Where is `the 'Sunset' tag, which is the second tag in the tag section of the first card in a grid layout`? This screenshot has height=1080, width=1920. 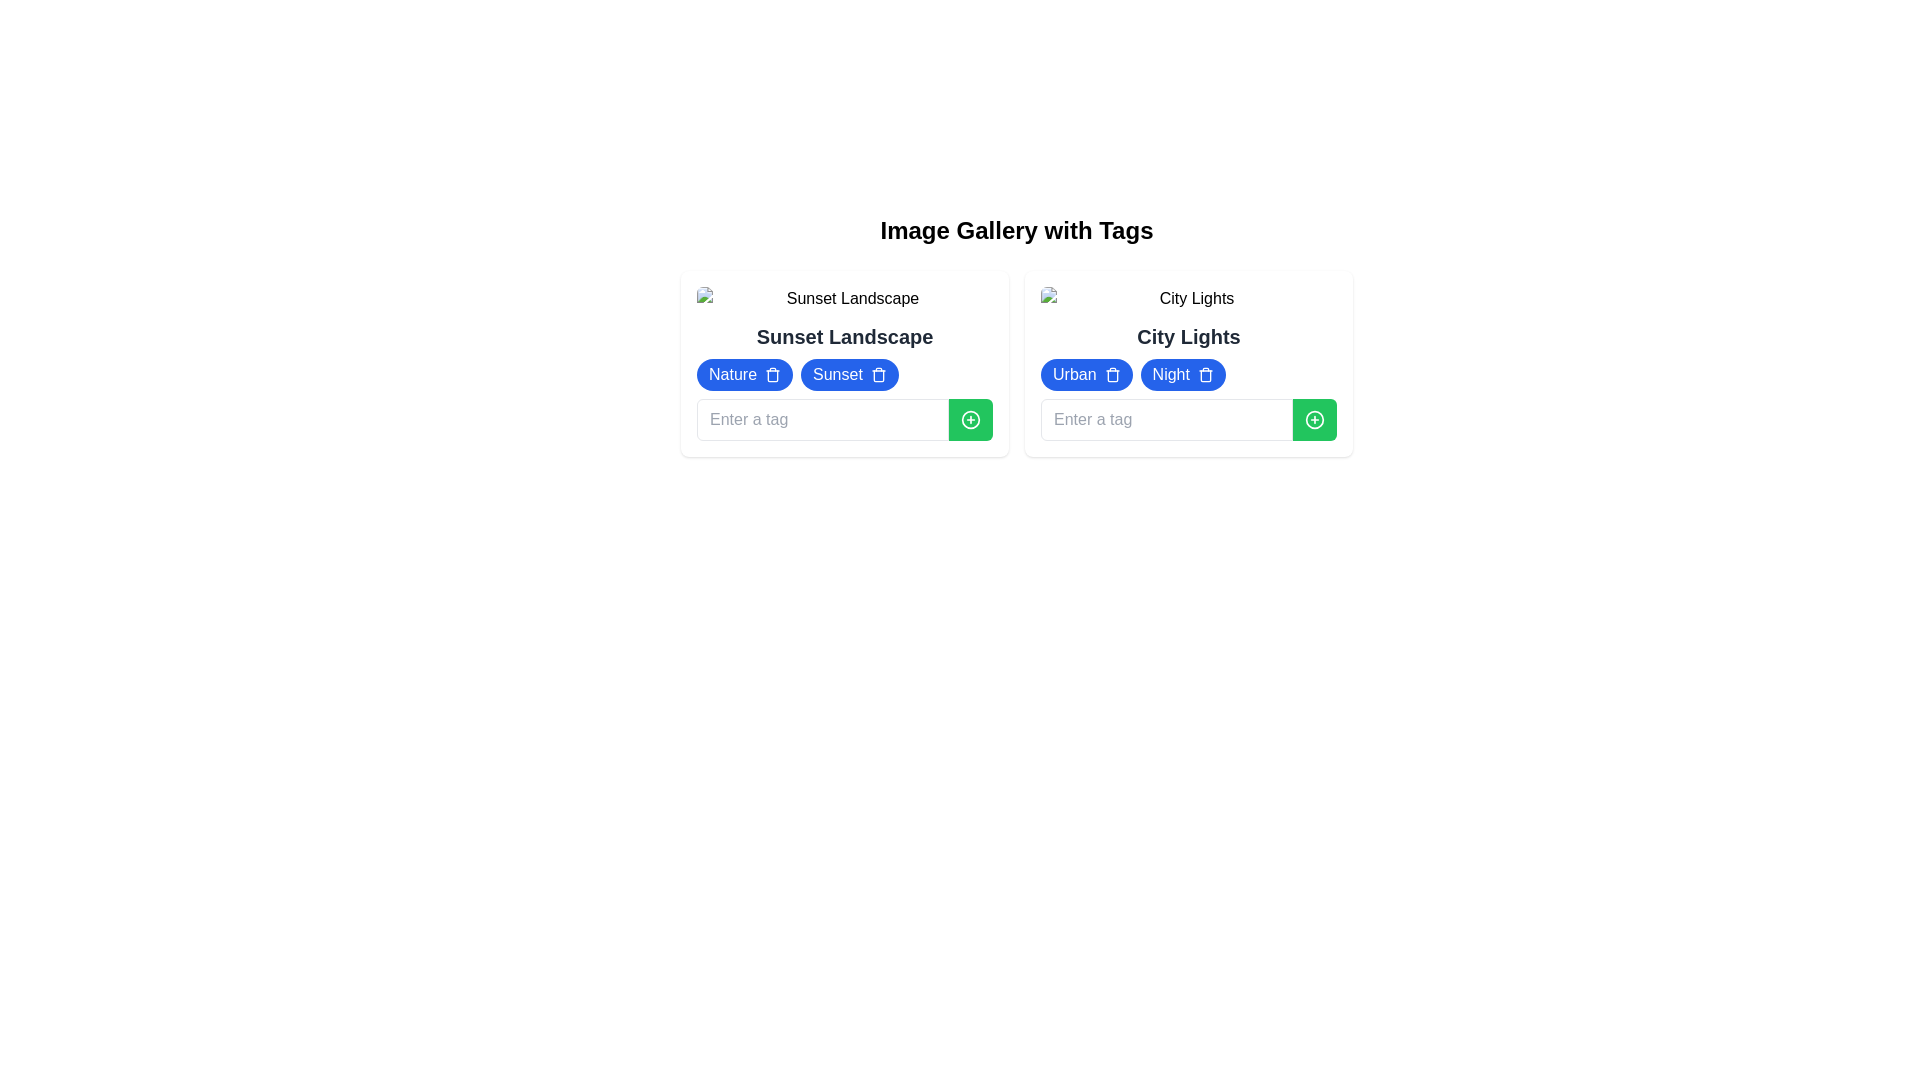 the 'Sunset' tag, which is the second tag in the tag section of the first card in a grid layout is located at coordinates (844, 363).